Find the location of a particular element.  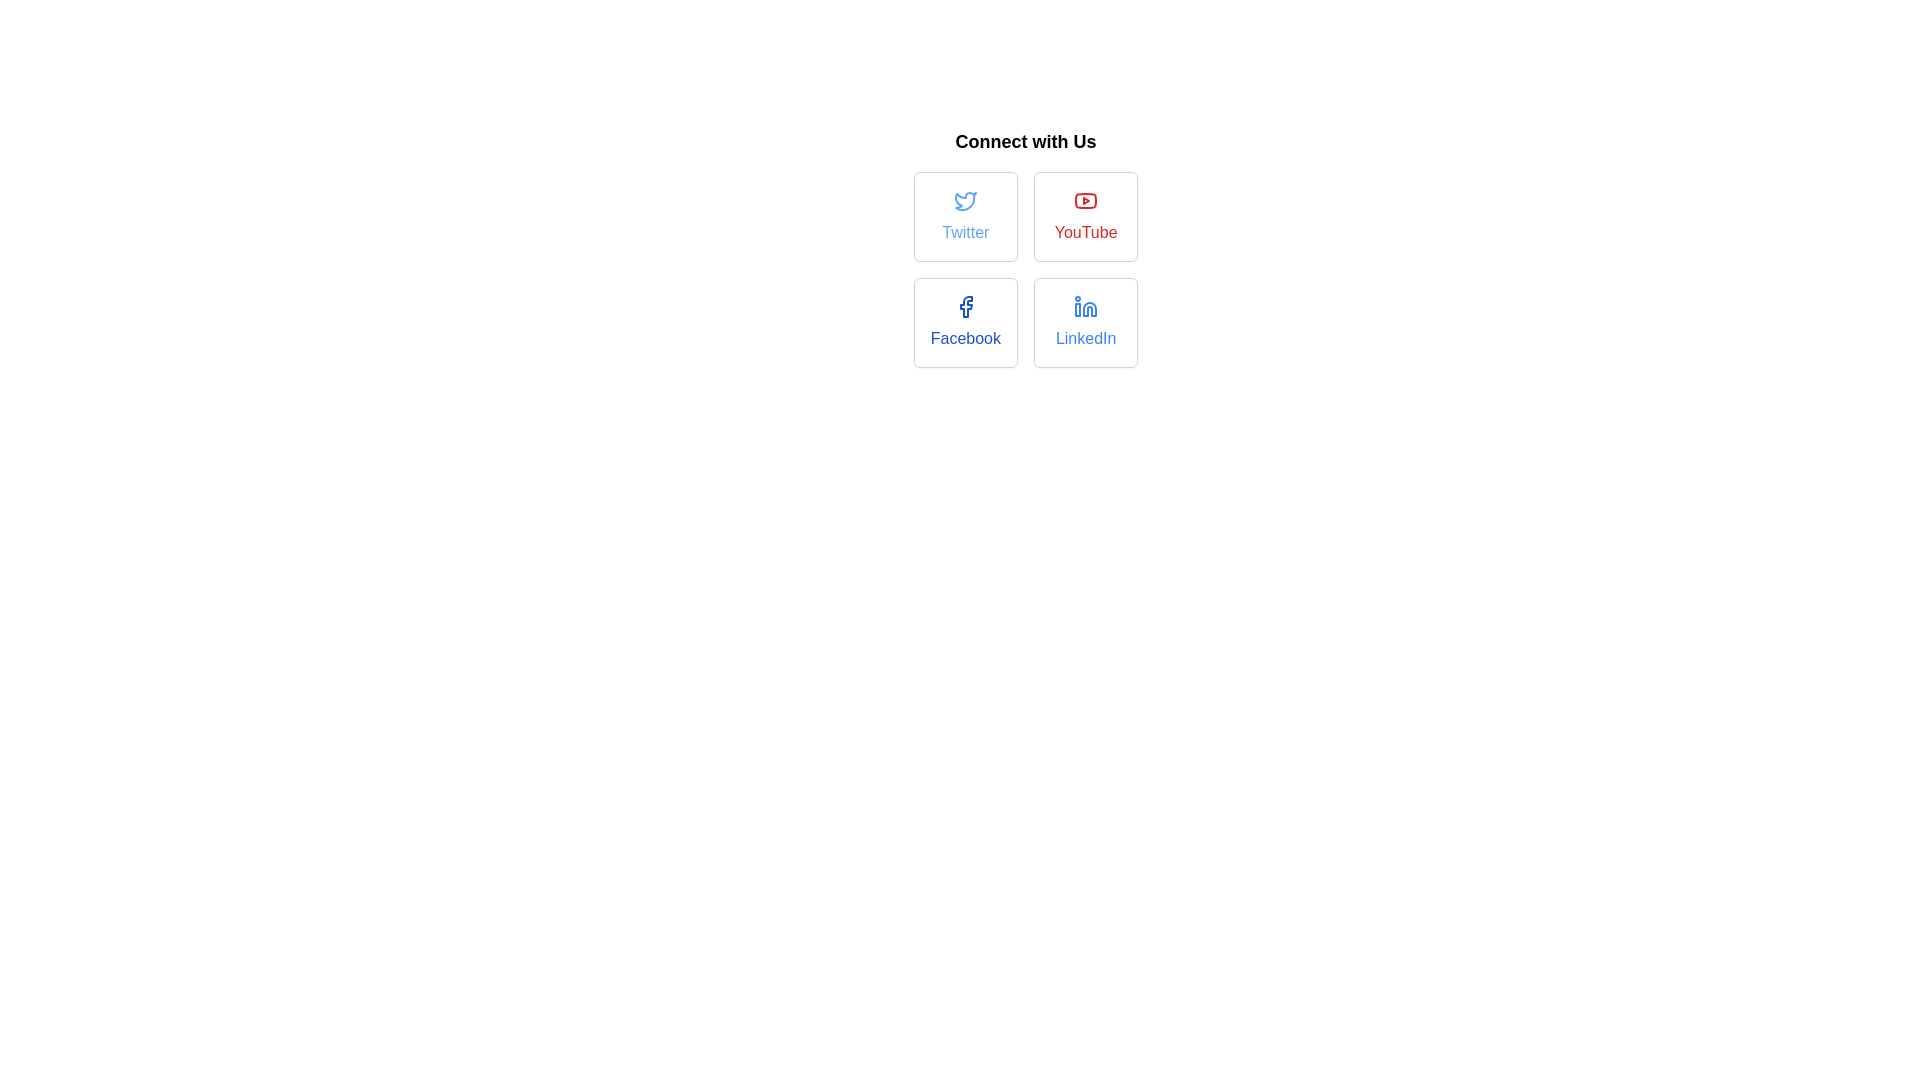

the LinkedIn icon, represented by a stylized 'in' logo in blue, located in the bottom-right corner of the grid under the label 'Connect with Us' is located at coordinates (1085, 307).